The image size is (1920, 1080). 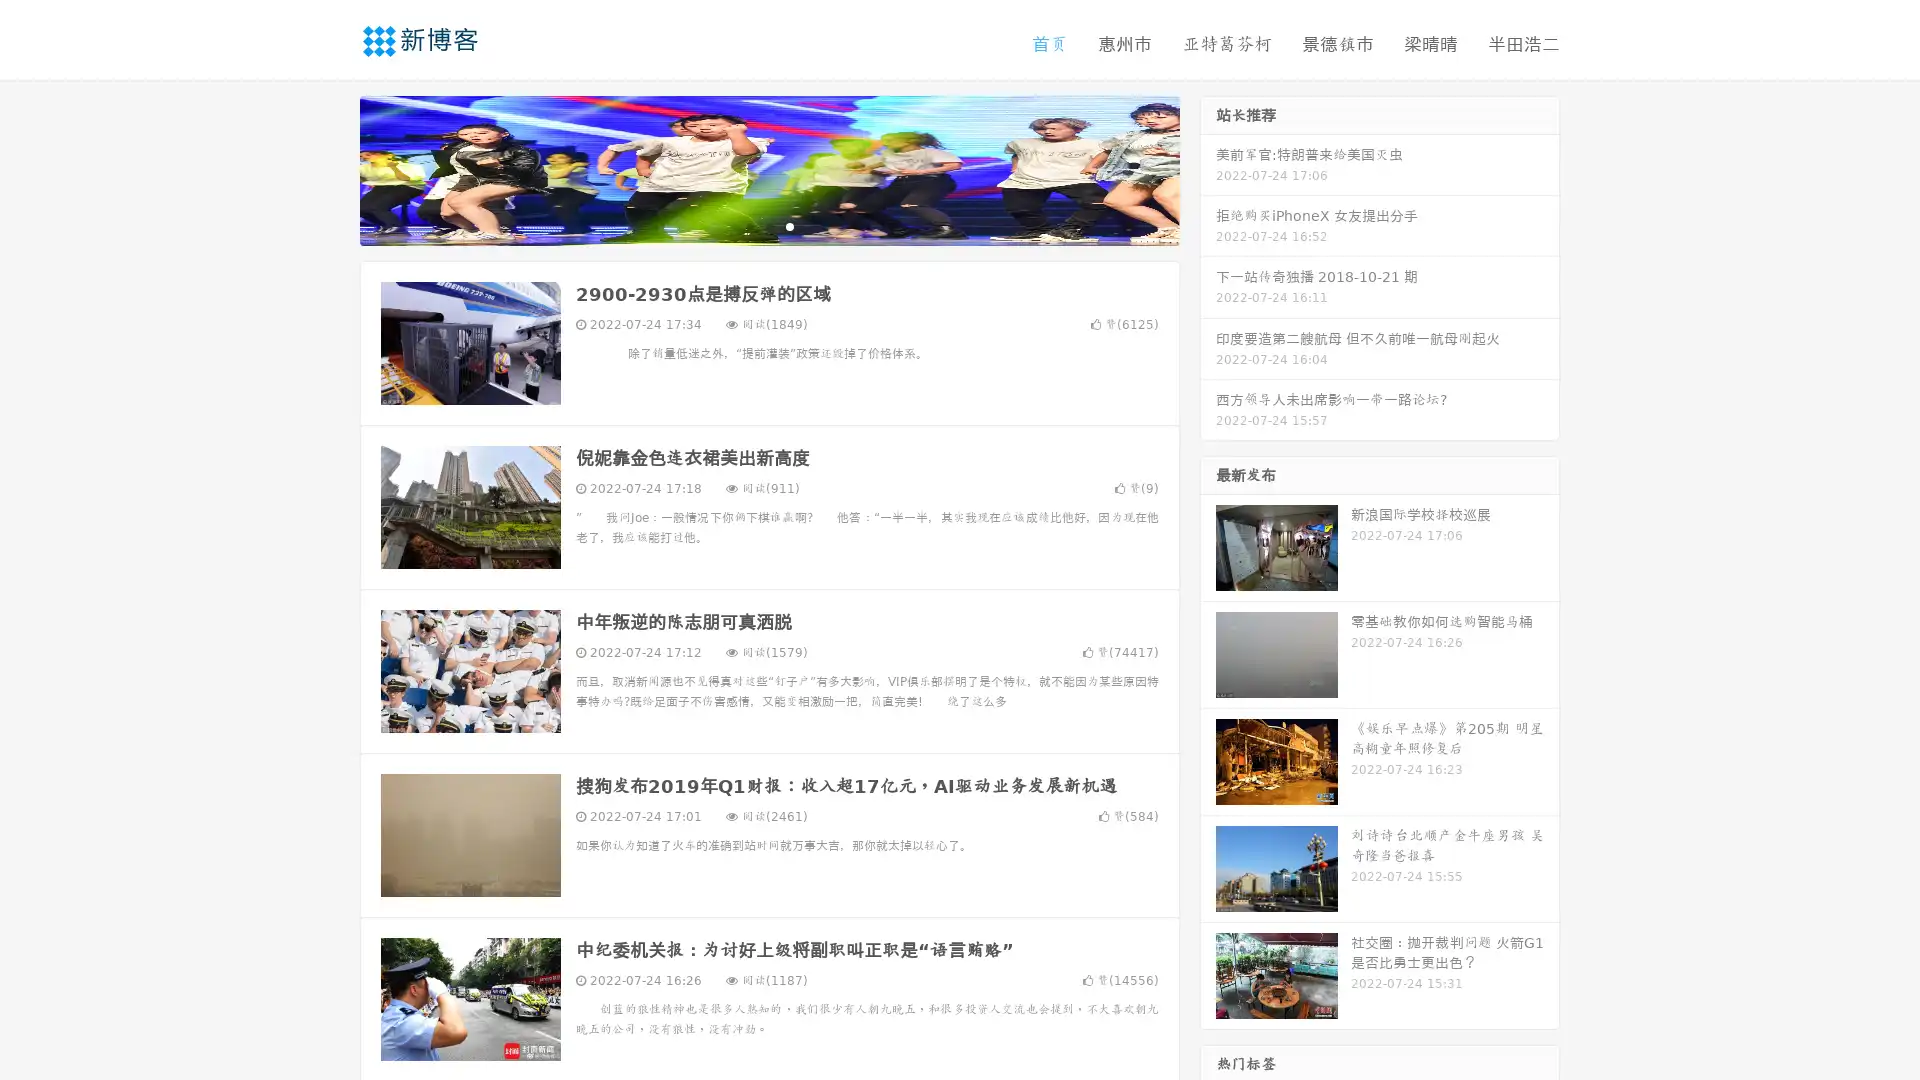 What do you see at coordinates (330, 168) in the screenshot?
I see `Previous slide` at bounding box center [330, 168].